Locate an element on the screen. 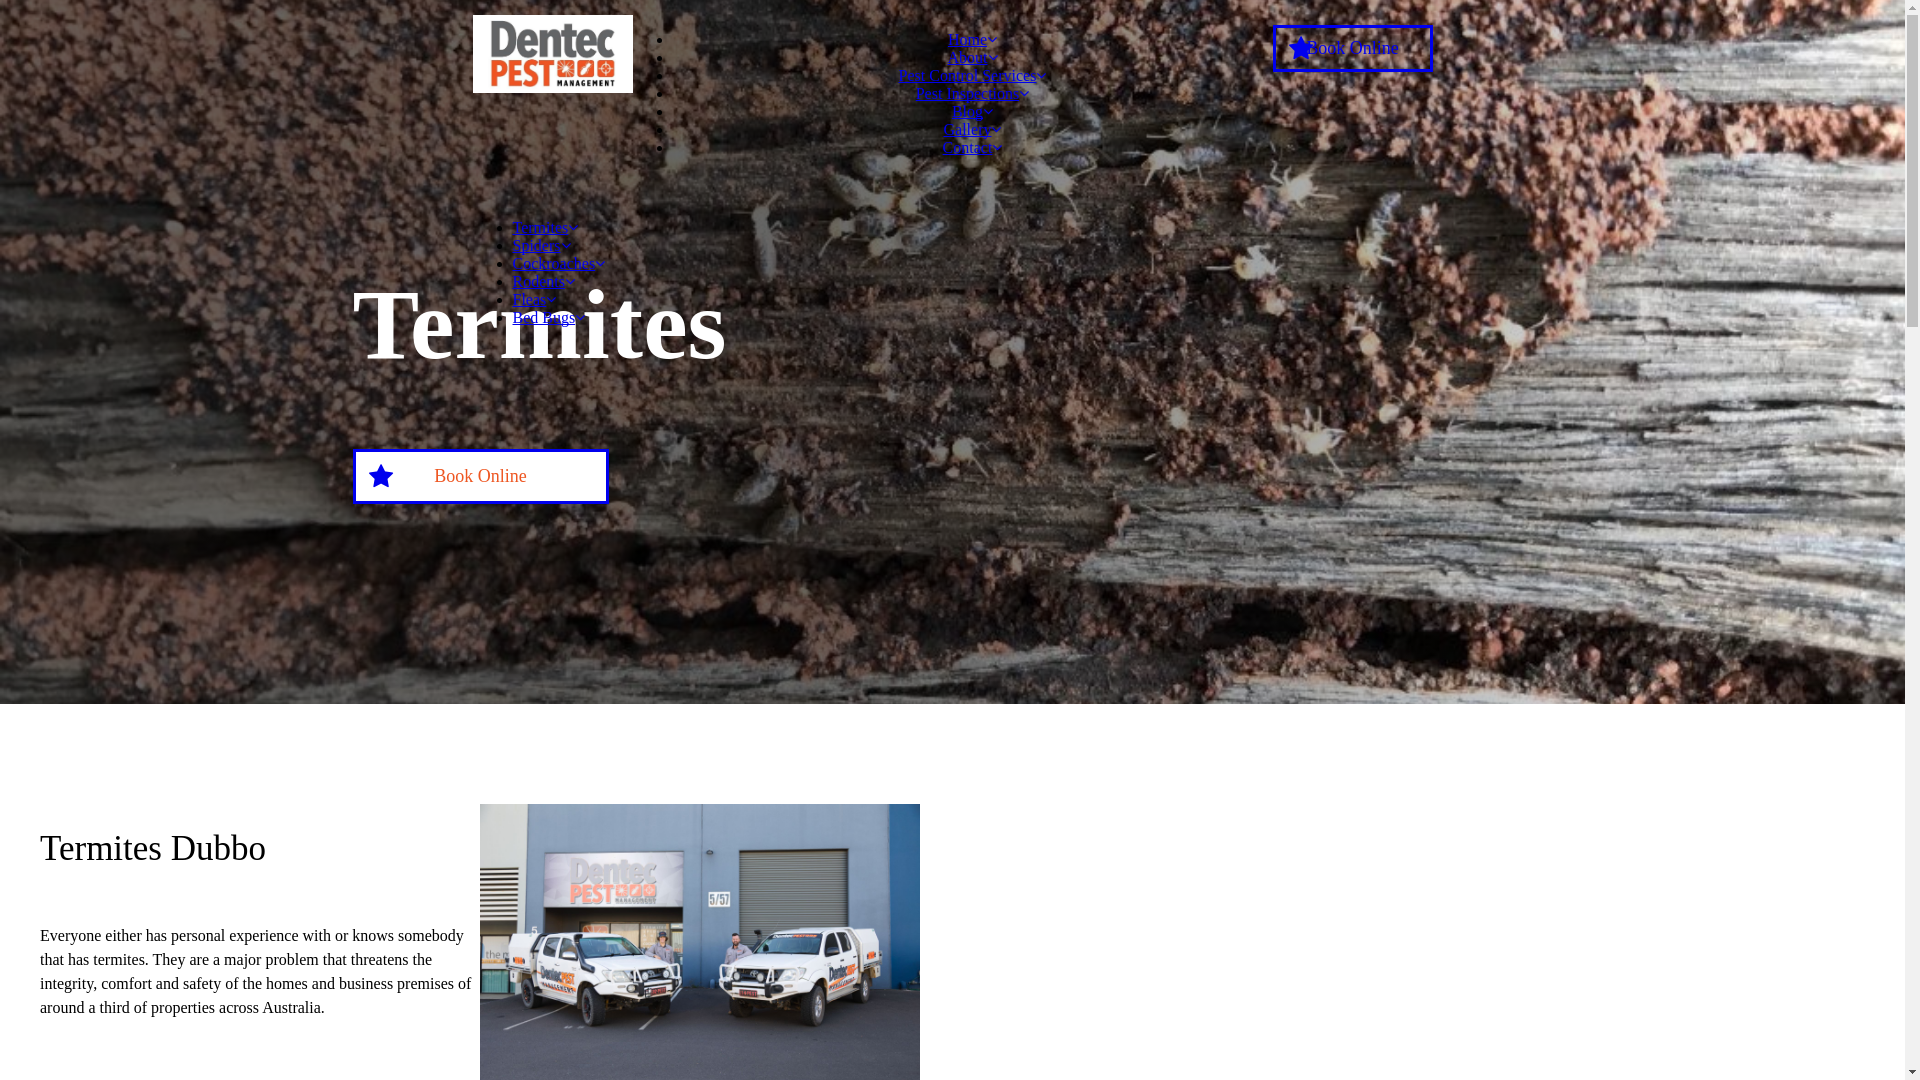 The width and height of the screenshot is (1920, 1080). 'Gallery' is located at coordinates (973, 129).